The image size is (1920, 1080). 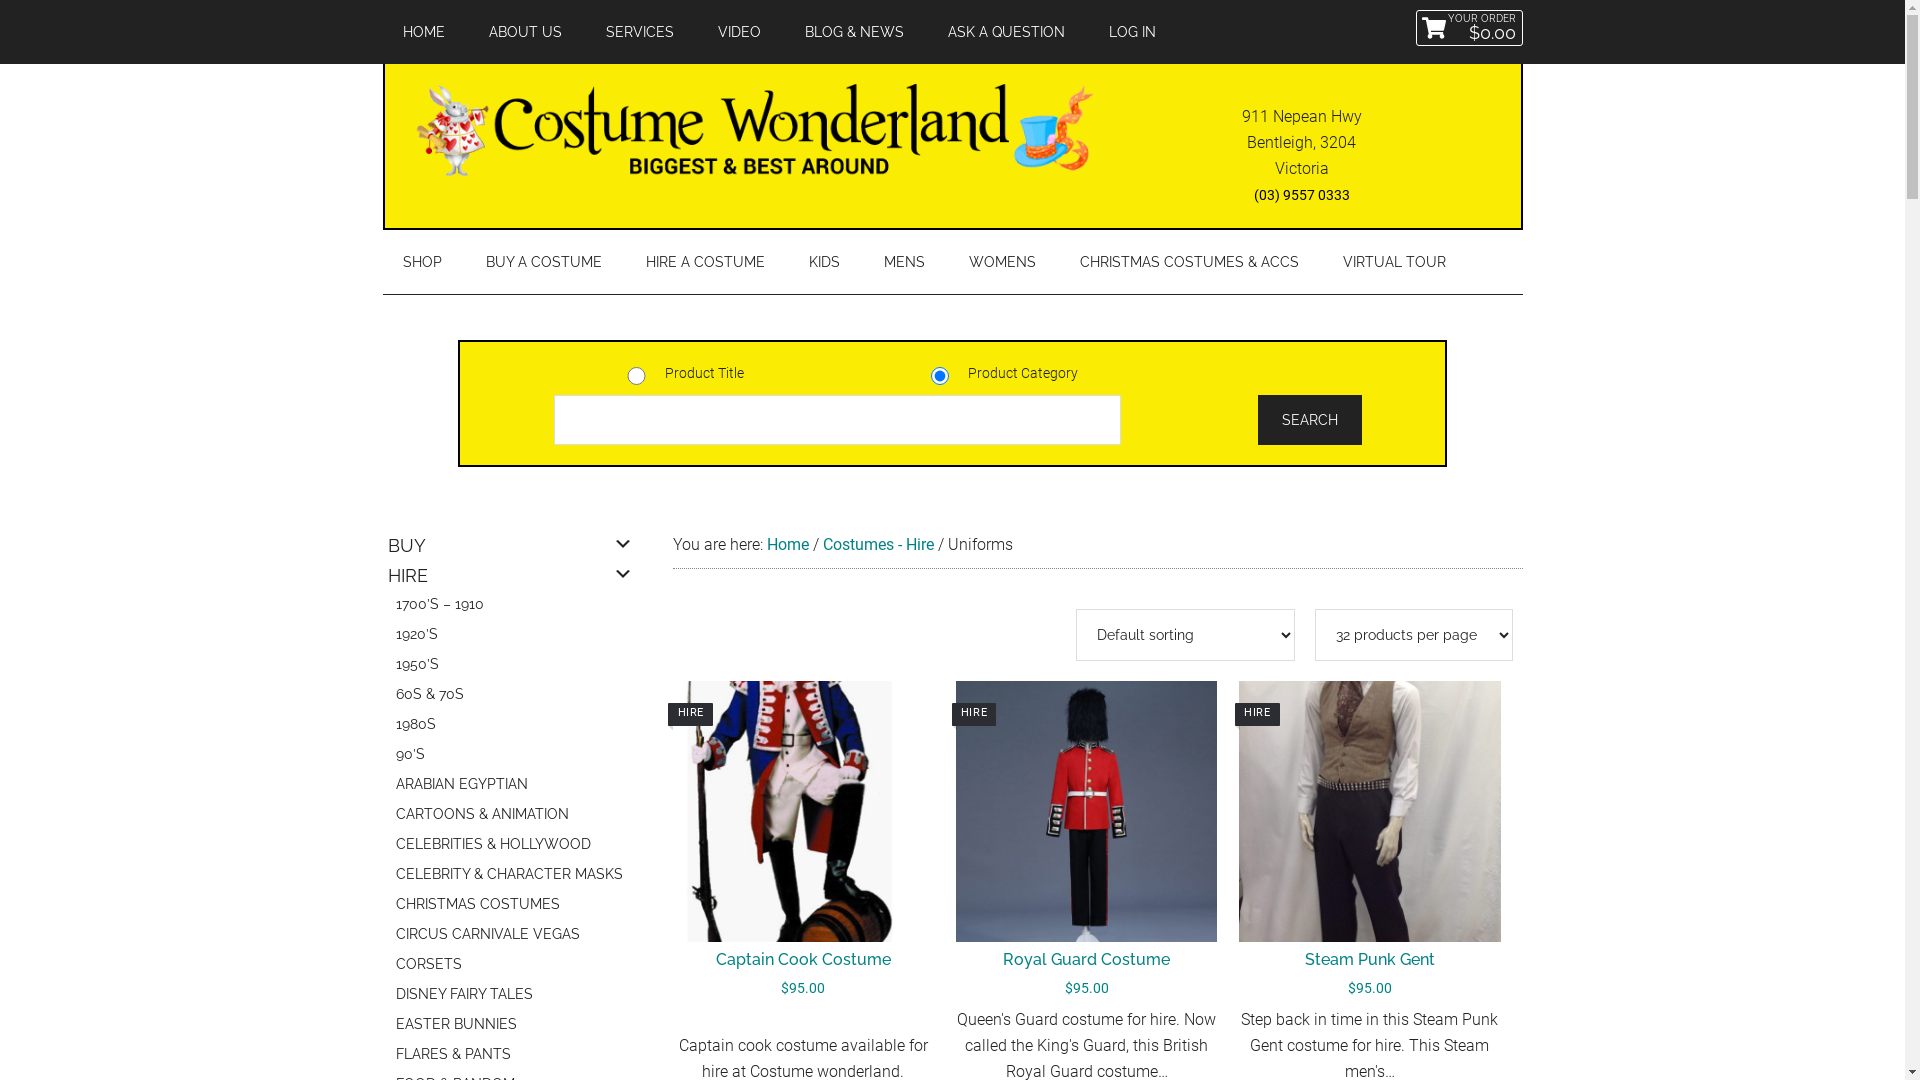 I want to click on '(03) 9557 0333', so click(x=1301, y=195).